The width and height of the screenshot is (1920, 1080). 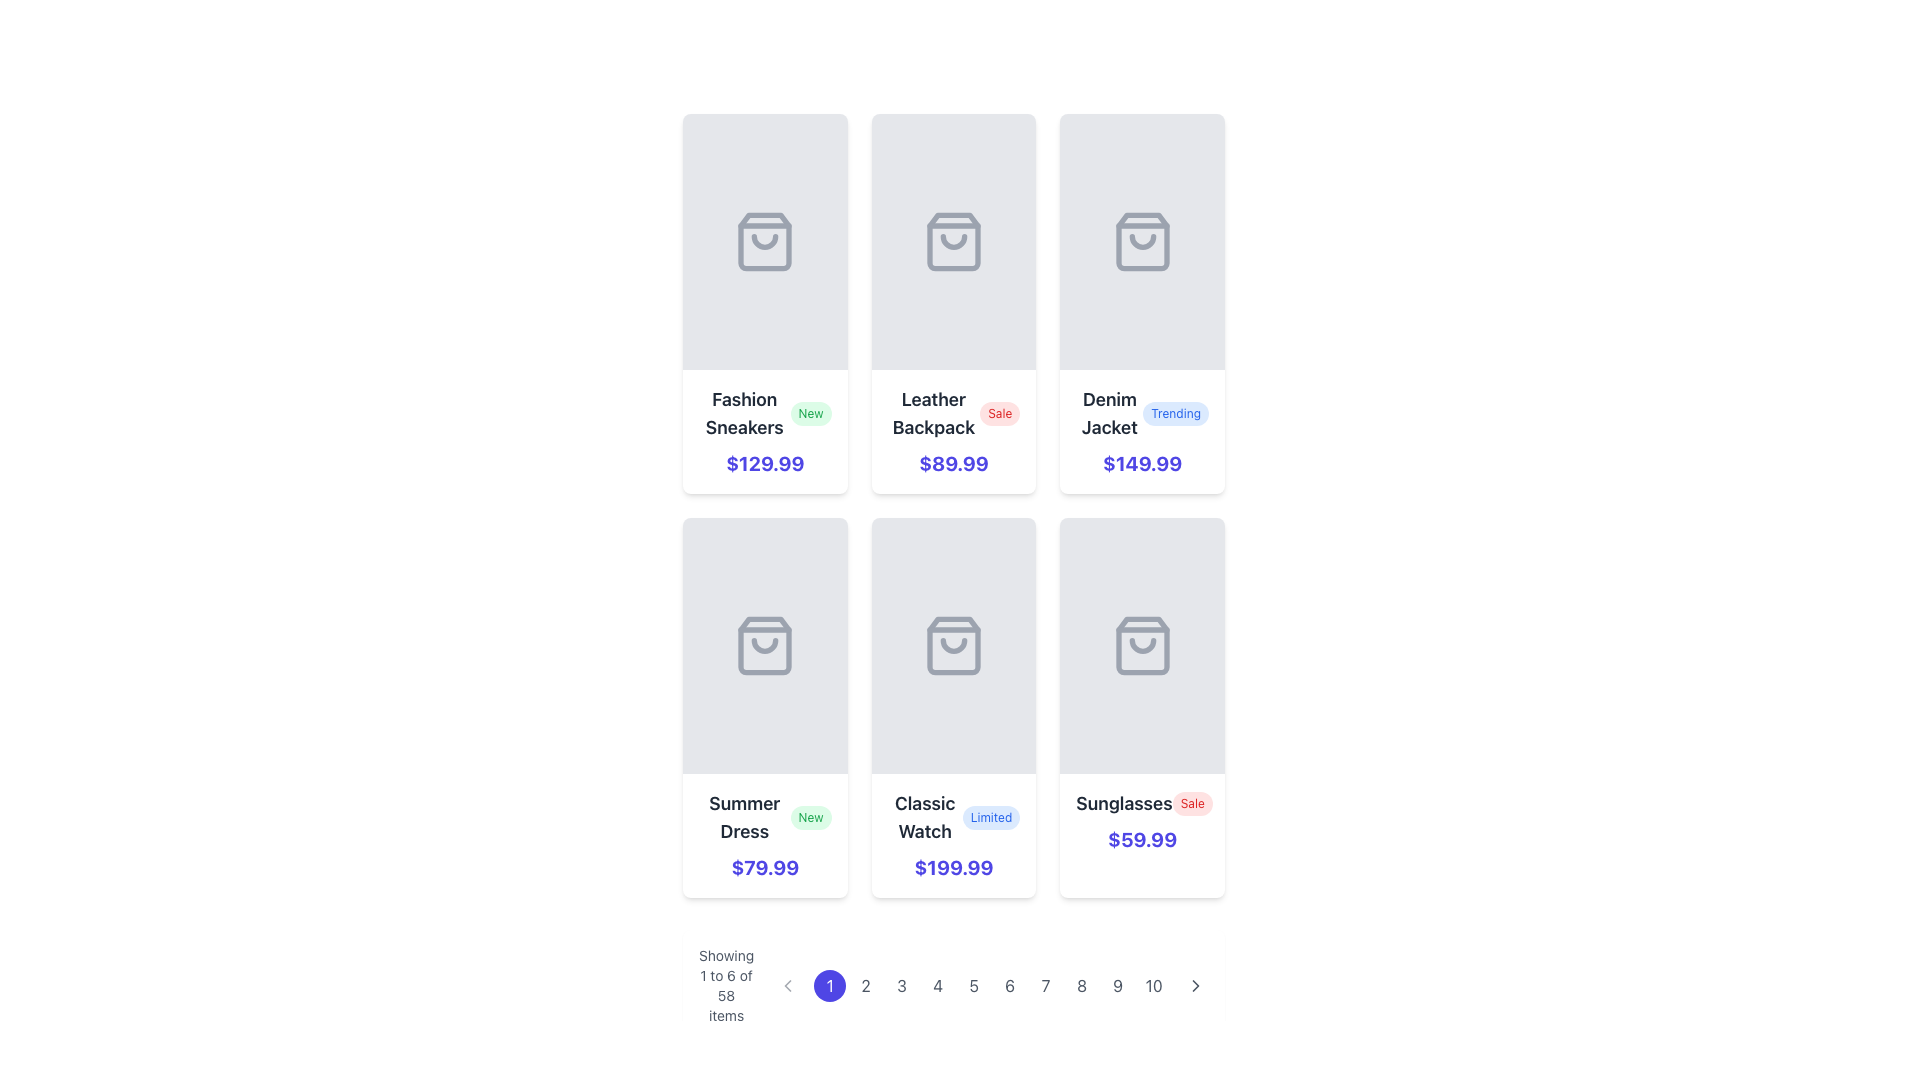 I want to click on the navigation button representing the 10th page, located as the rightmost button next to the button labeled '9' in the pagination system, so click(x=1154, y=985).